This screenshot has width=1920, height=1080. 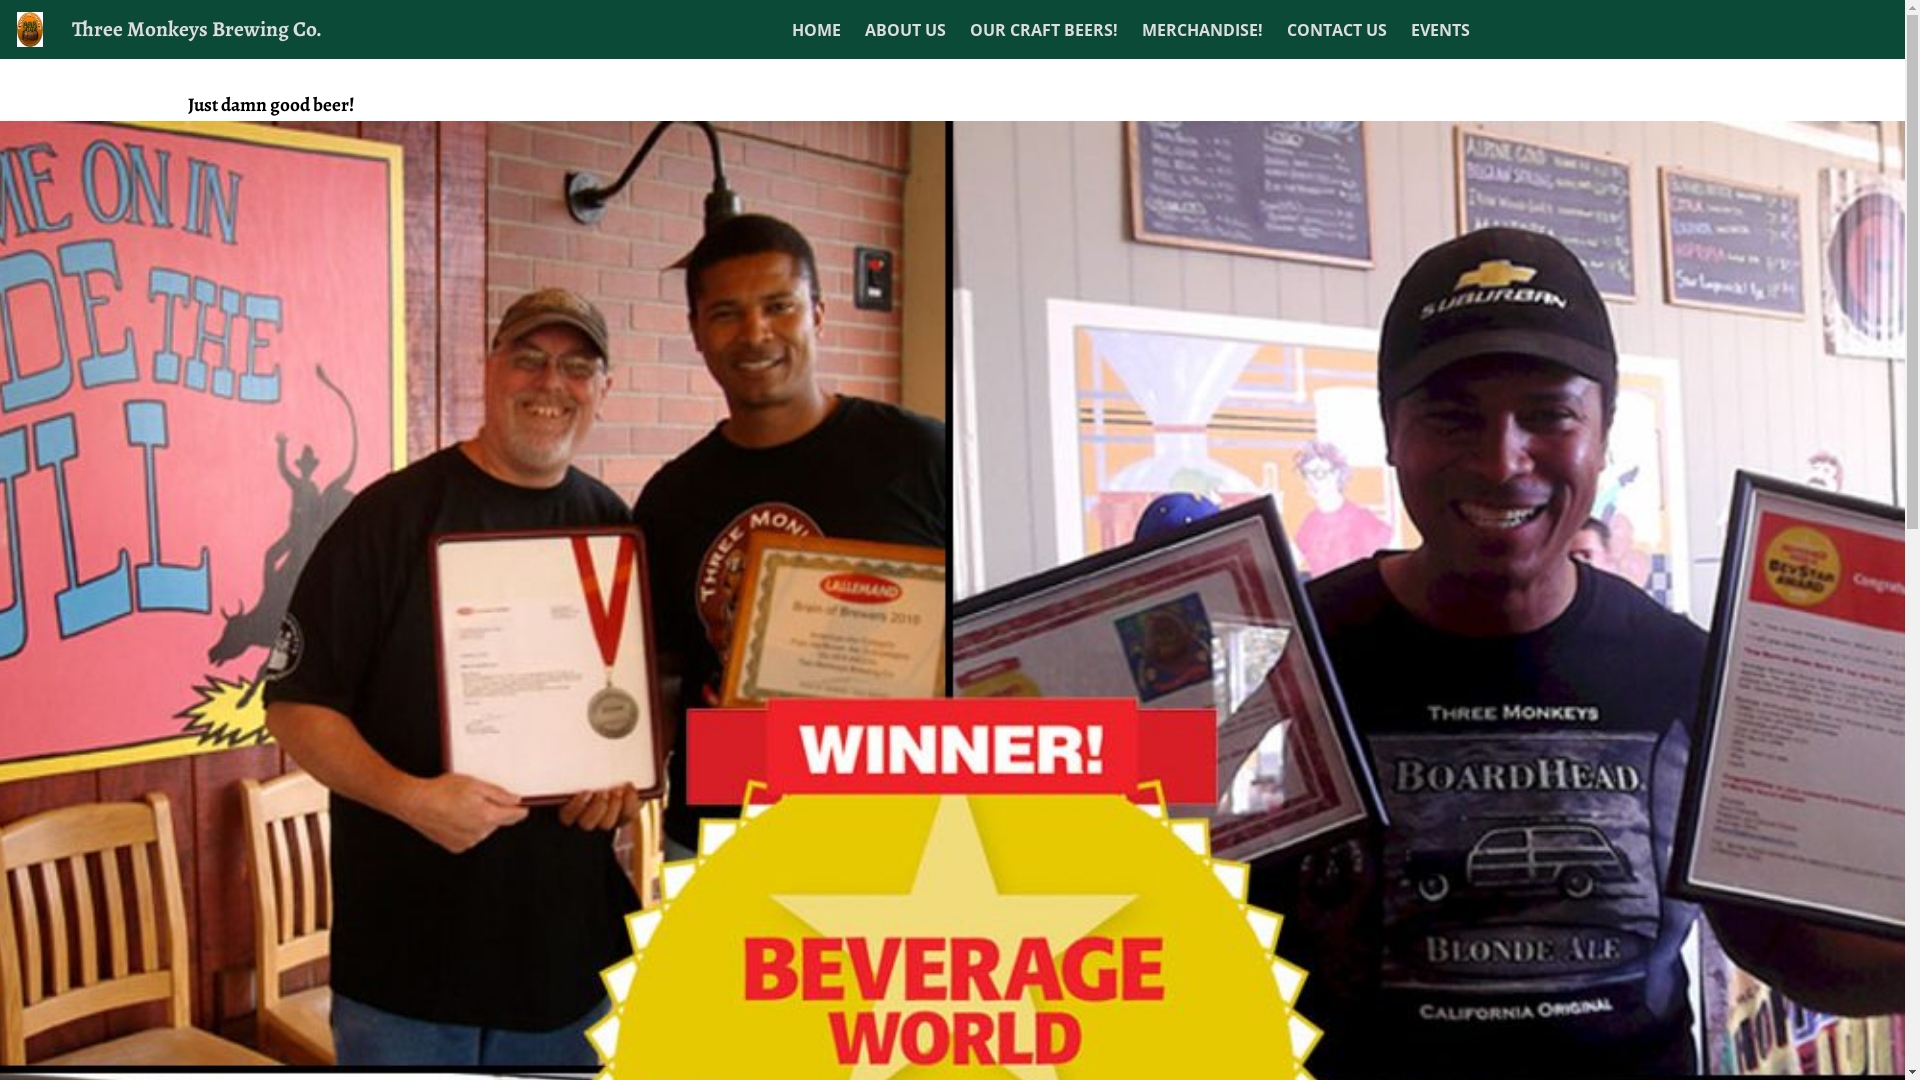 I want to click on 'MERCHANDISE!', so click(x=1201, y=29).